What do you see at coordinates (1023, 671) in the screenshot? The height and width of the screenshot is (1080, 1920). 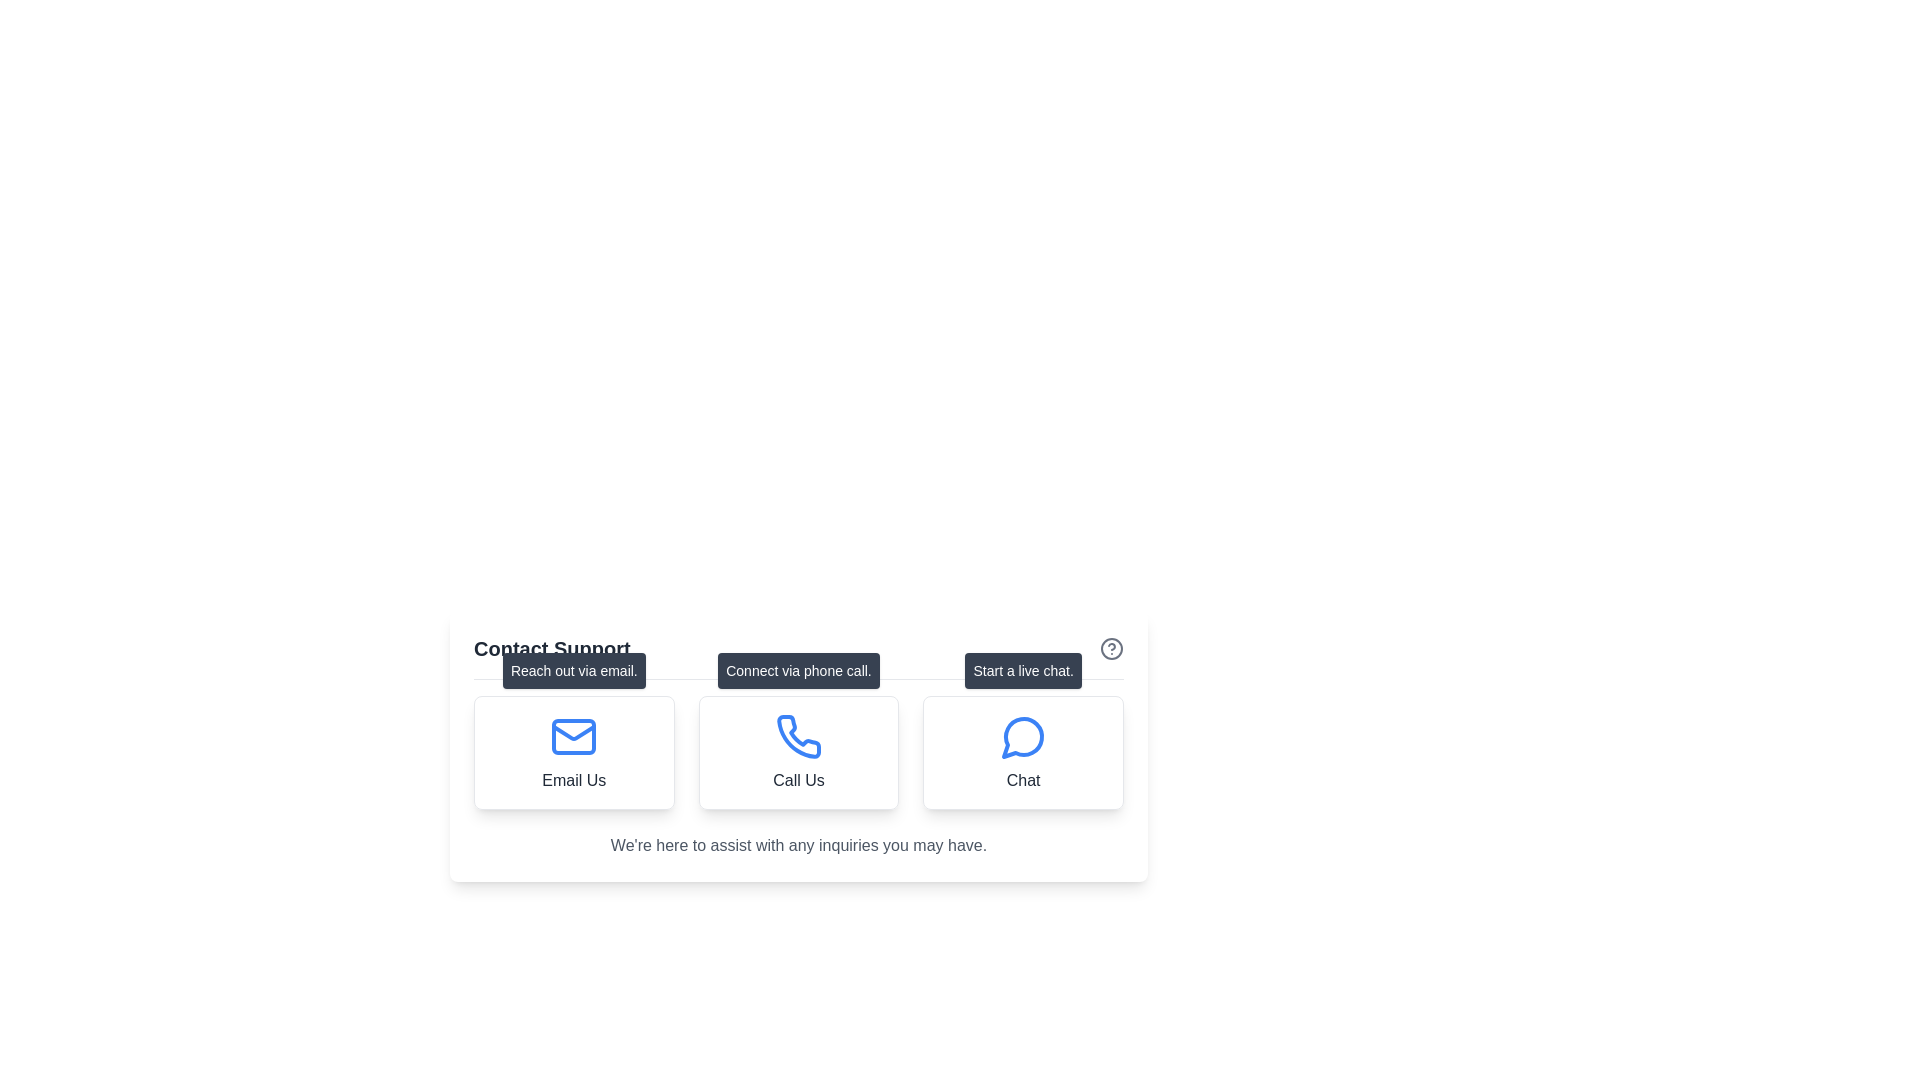 I see `the 'Chat' button` at bounding box center [1023, 671].